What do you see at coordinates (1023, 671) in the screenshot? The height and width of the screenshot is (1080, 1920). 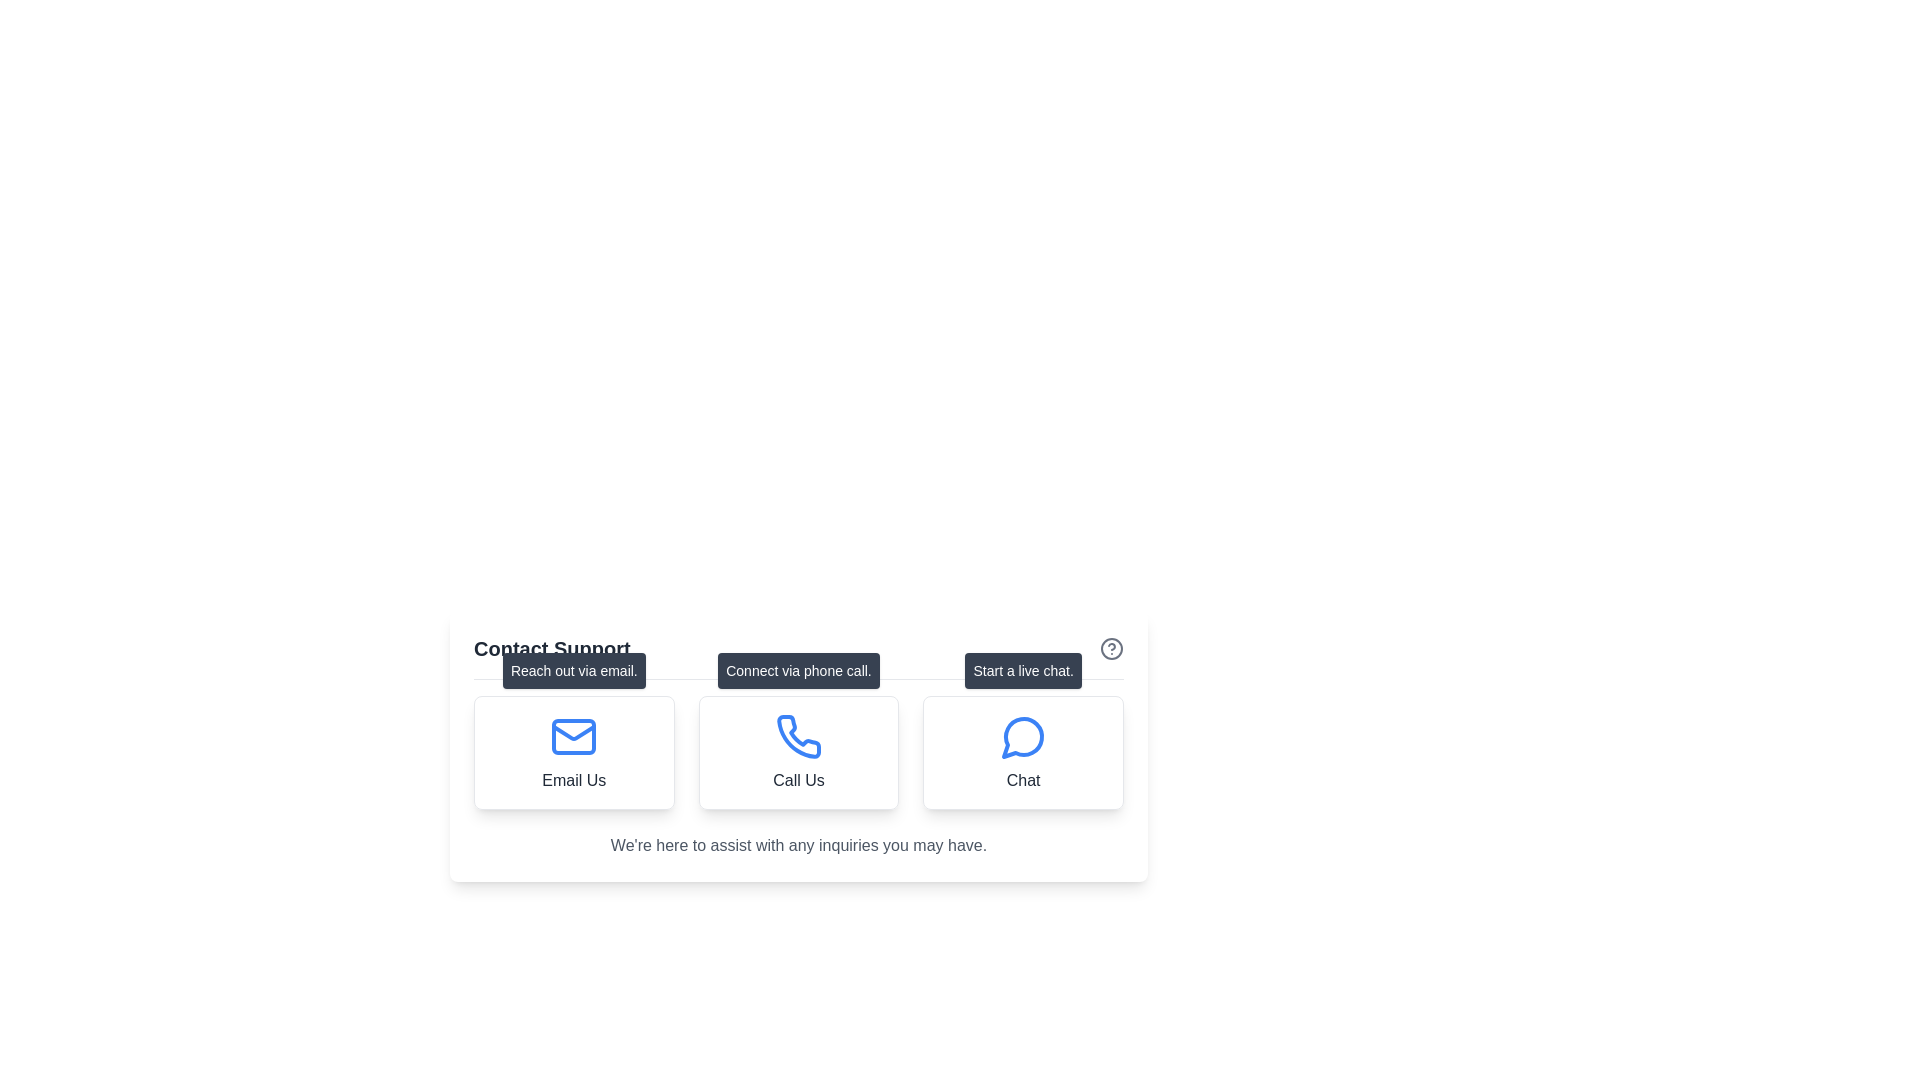 I see `the 'Chat' button` at bounding box center [1023, 671].